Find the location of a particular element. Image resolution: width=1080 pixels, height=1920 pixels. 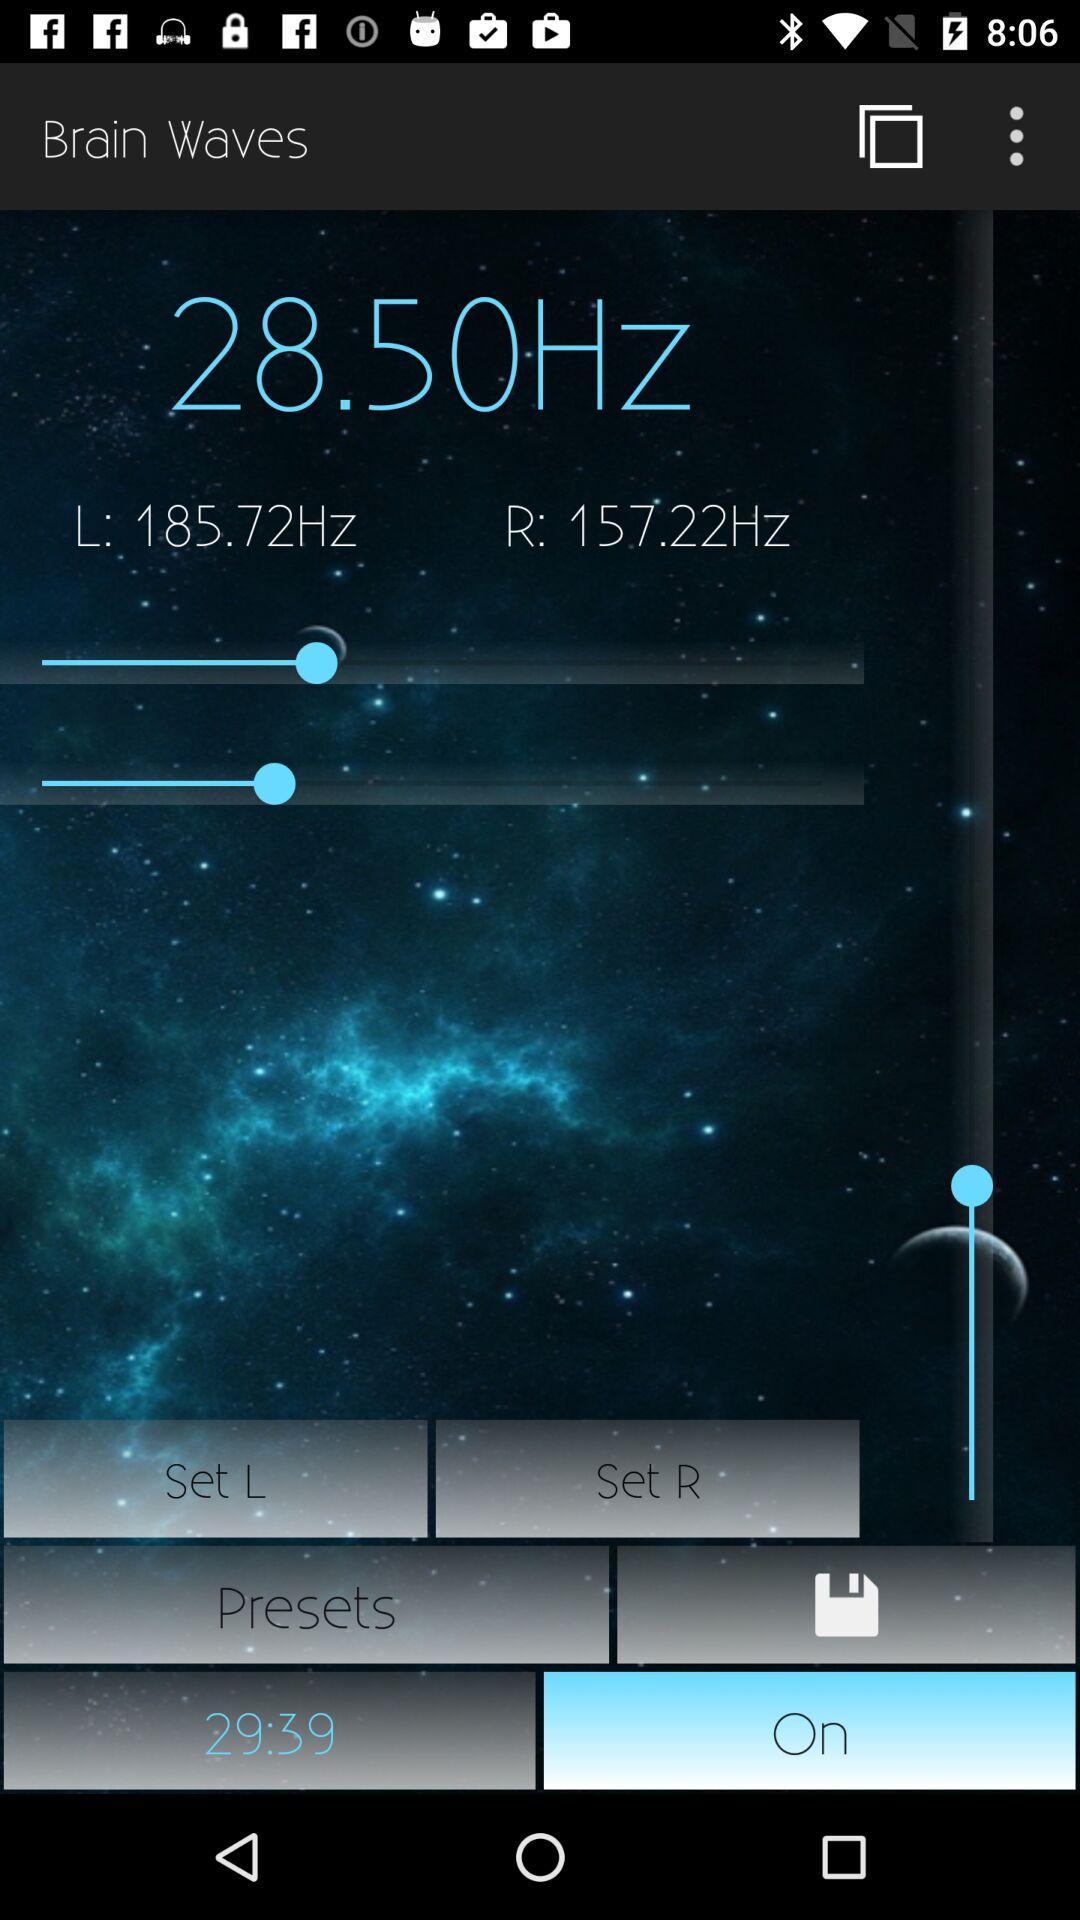

the presets is located at coordinates (306, 1604).